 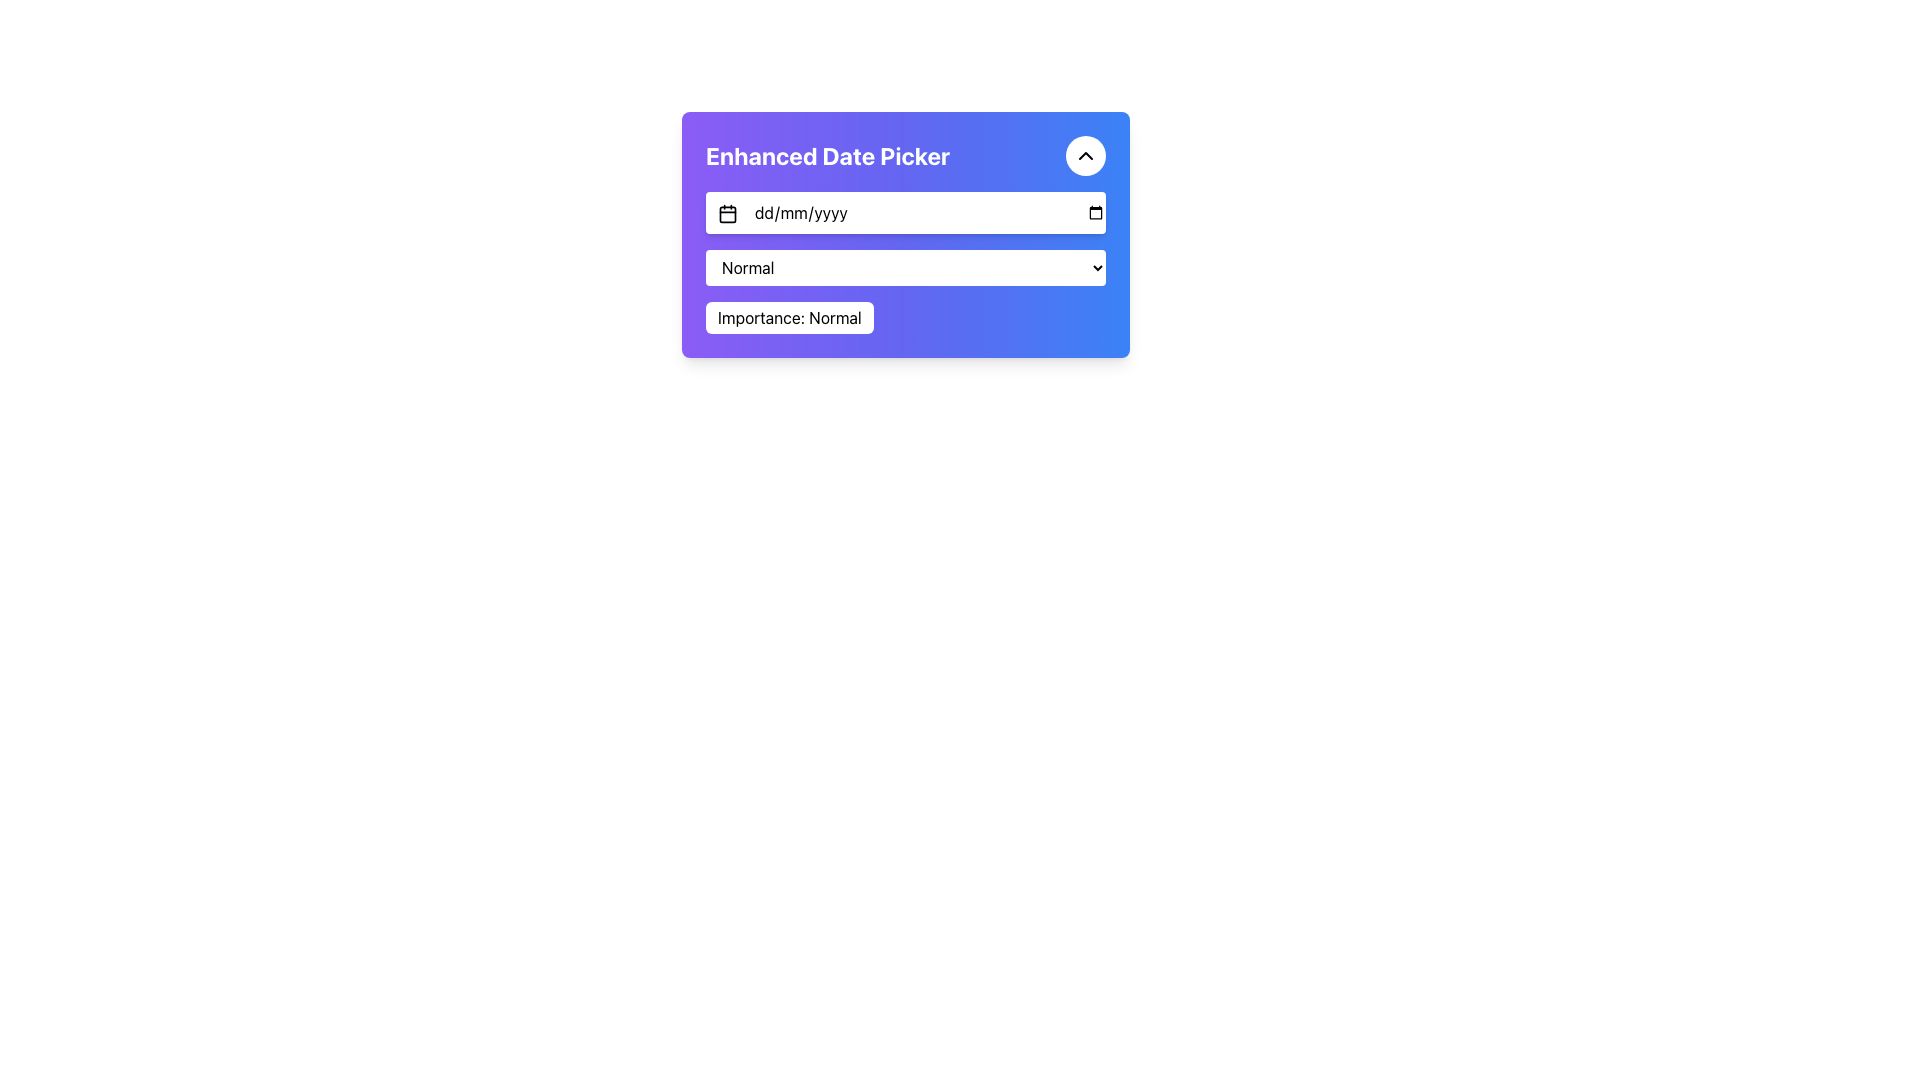 What do you see at coordinates (905, 154) in the screenshot?
I see `the header with a toggle button` at bounding box center [905, 154].